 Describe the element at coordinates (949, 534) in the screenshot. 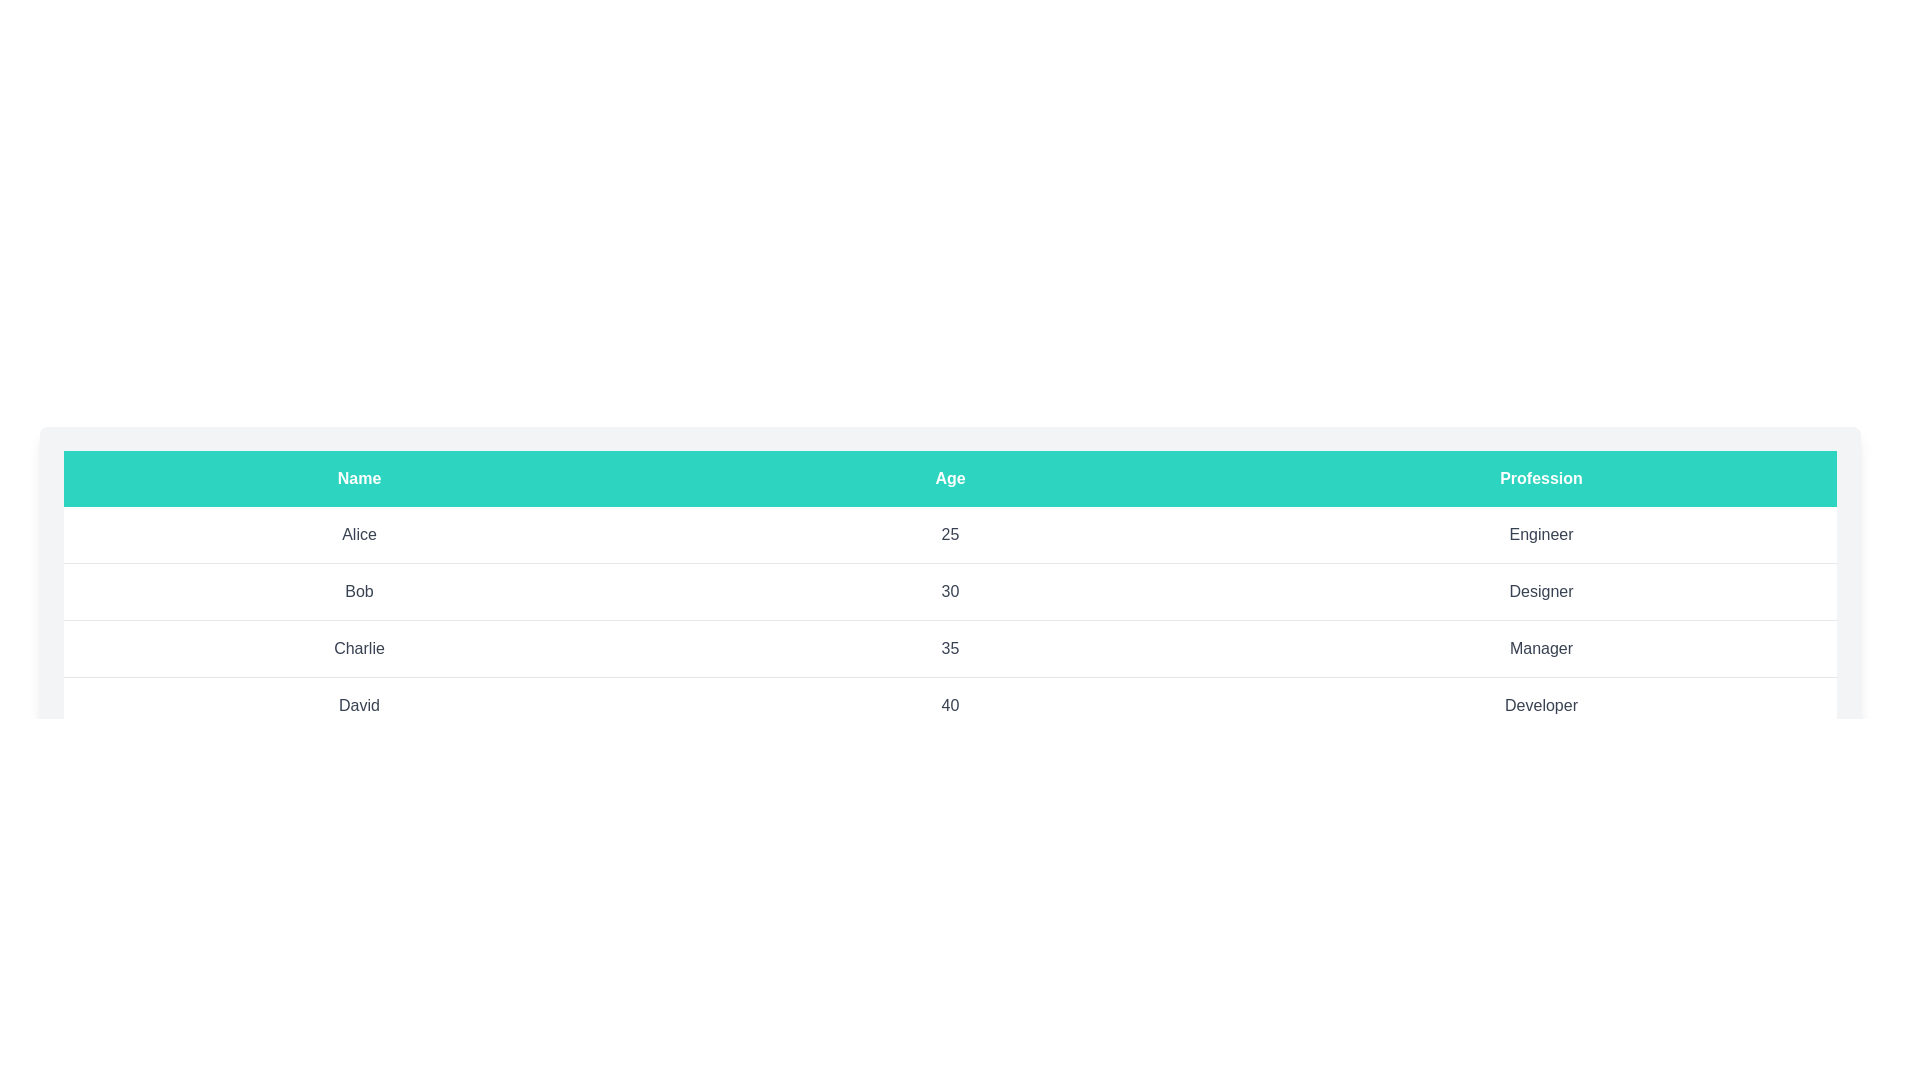

I see `the text display component in the first row of the table that shows 'Alice', '25', and 'Engineer' for potential details` at that location.